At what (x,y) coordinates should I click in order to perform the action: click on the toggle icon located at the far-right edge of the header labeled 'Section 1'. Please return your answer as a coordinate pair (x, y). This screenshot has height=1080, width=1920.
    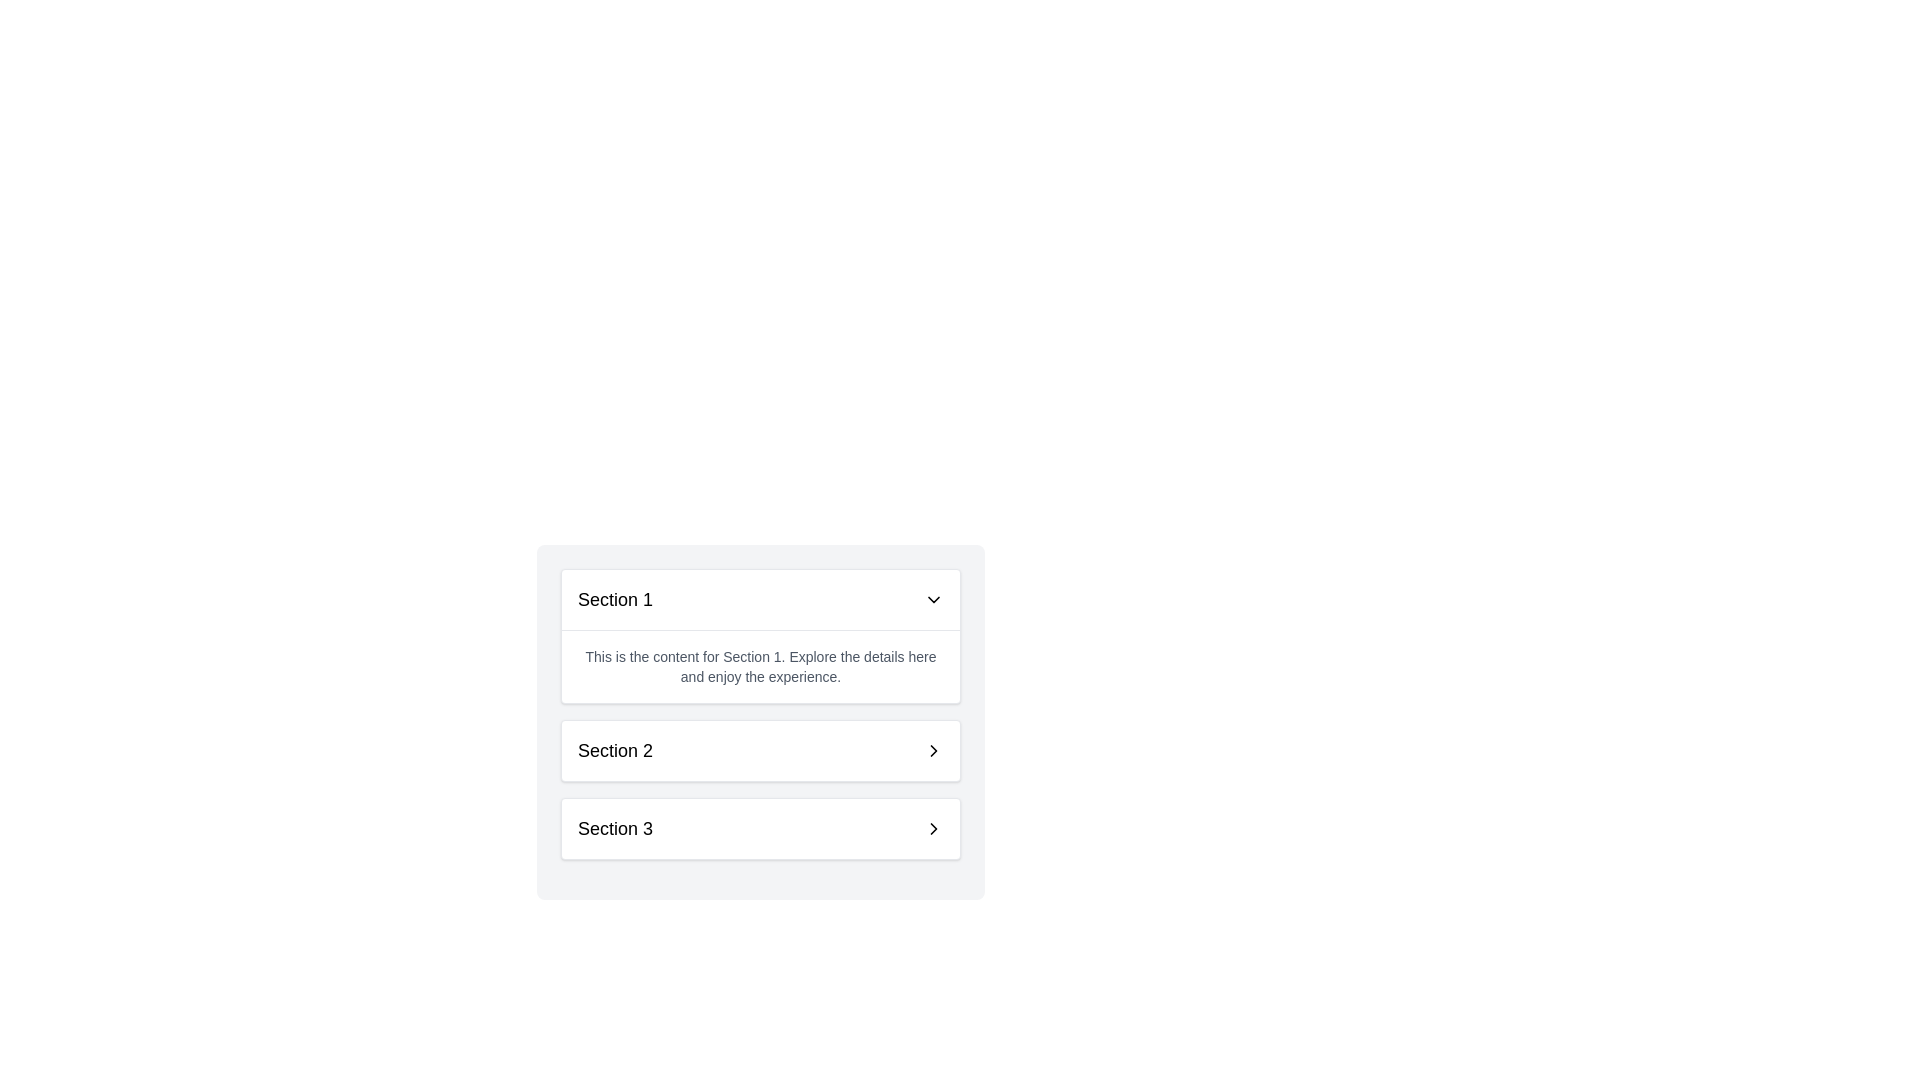
    Looking at the image, I should click on (933, 599).